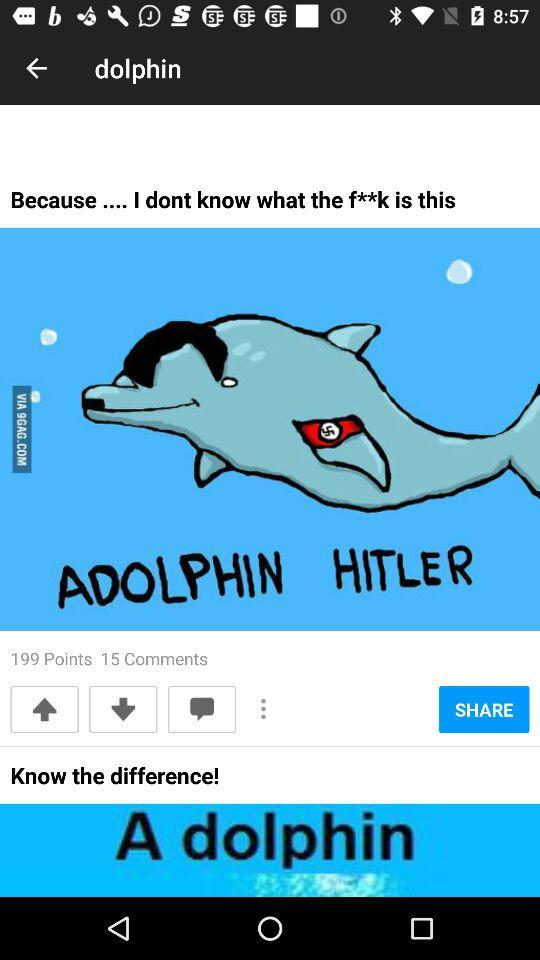 The height and width of the screenshot is (960, 540). I want to click on share item, so click(483, 709).